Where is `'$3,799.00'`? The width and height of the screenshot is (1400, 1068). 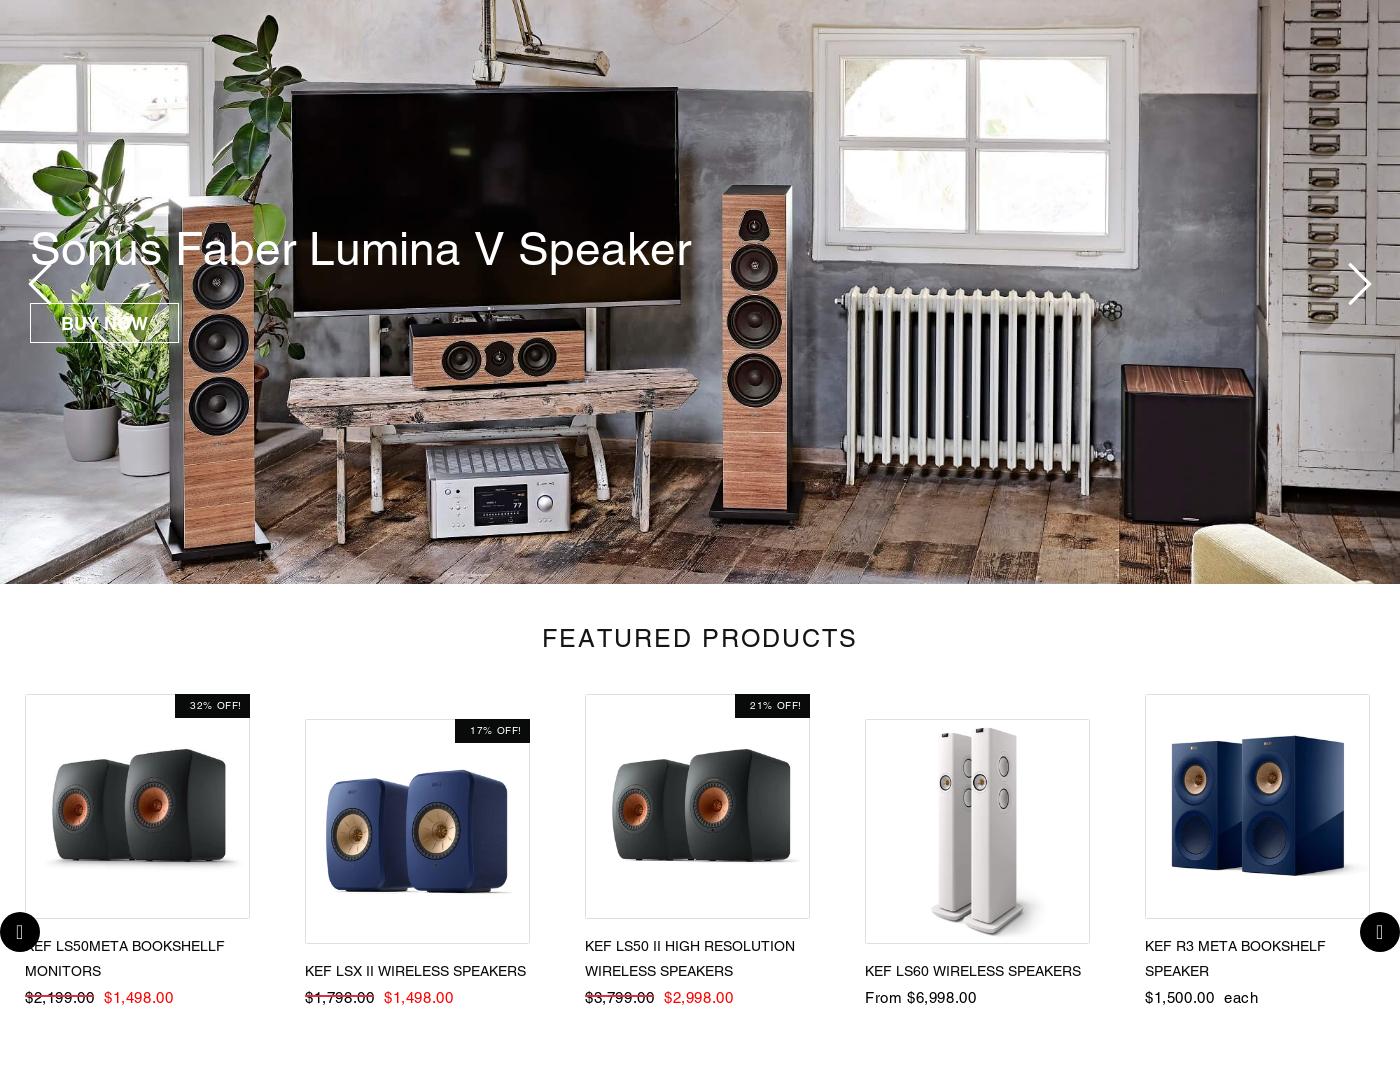
'$3,799.00' is located at coordinates (585, 997).